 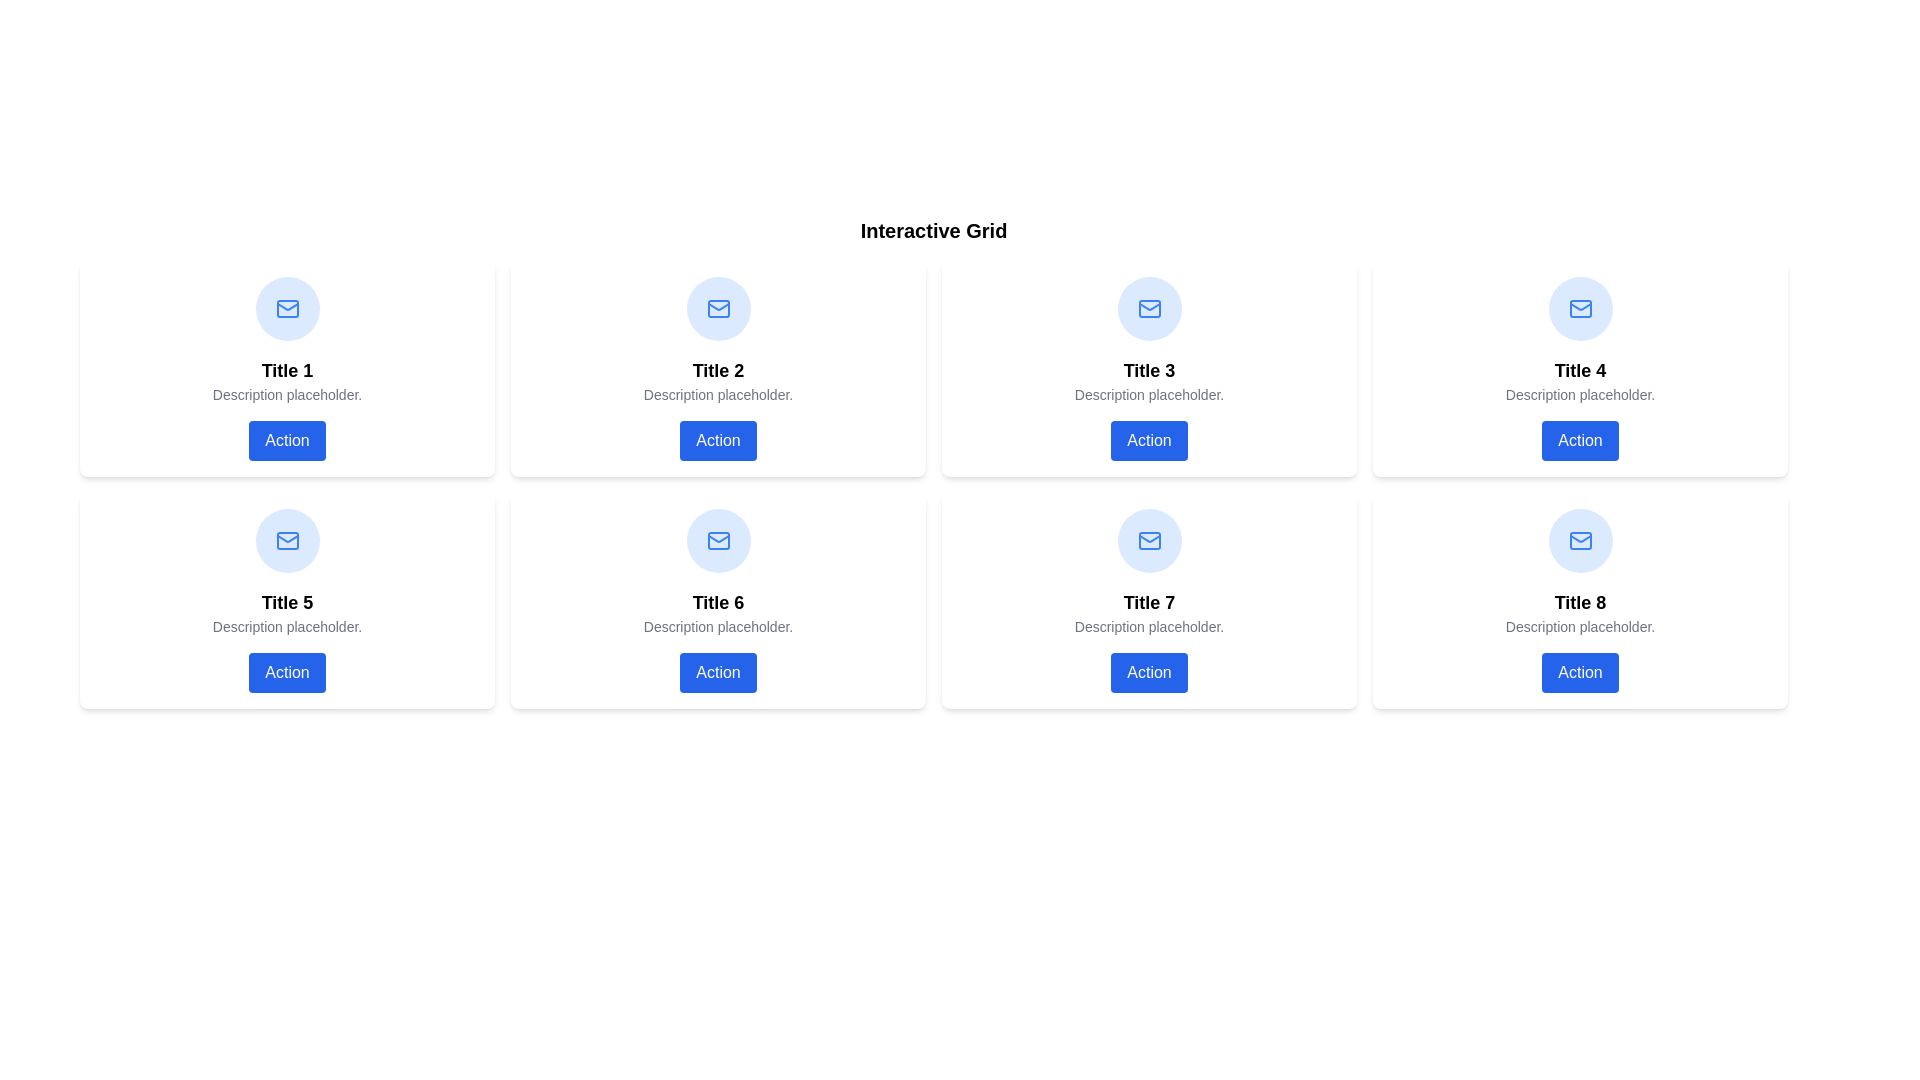 I want to click on the static text label reading 'Description placeholder.', which is styled in a smaller font size and gray color, positioned below 'Title 3' and above the 'Action' button in the upper row, third card from the left, so click(x=1149, y=394).